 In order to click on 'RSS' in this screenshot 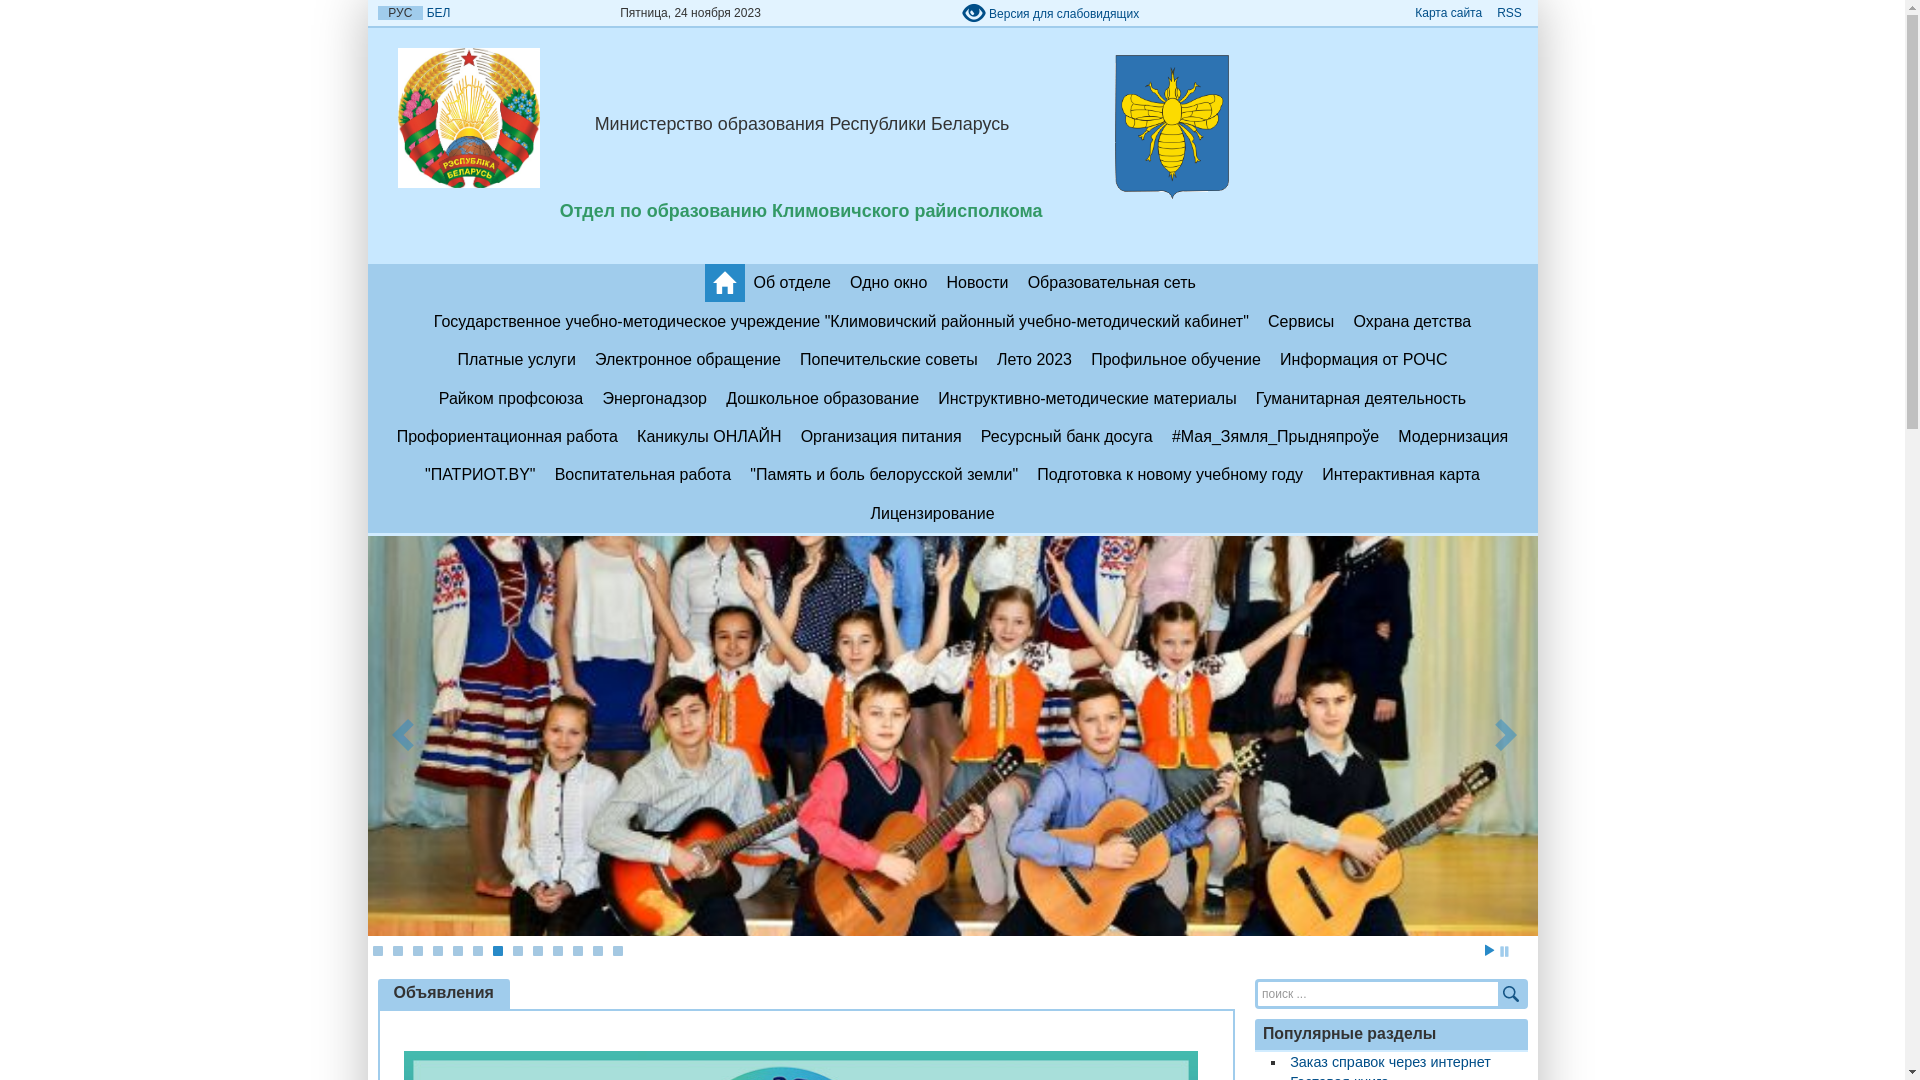, I will do `click(1508, 12)`.